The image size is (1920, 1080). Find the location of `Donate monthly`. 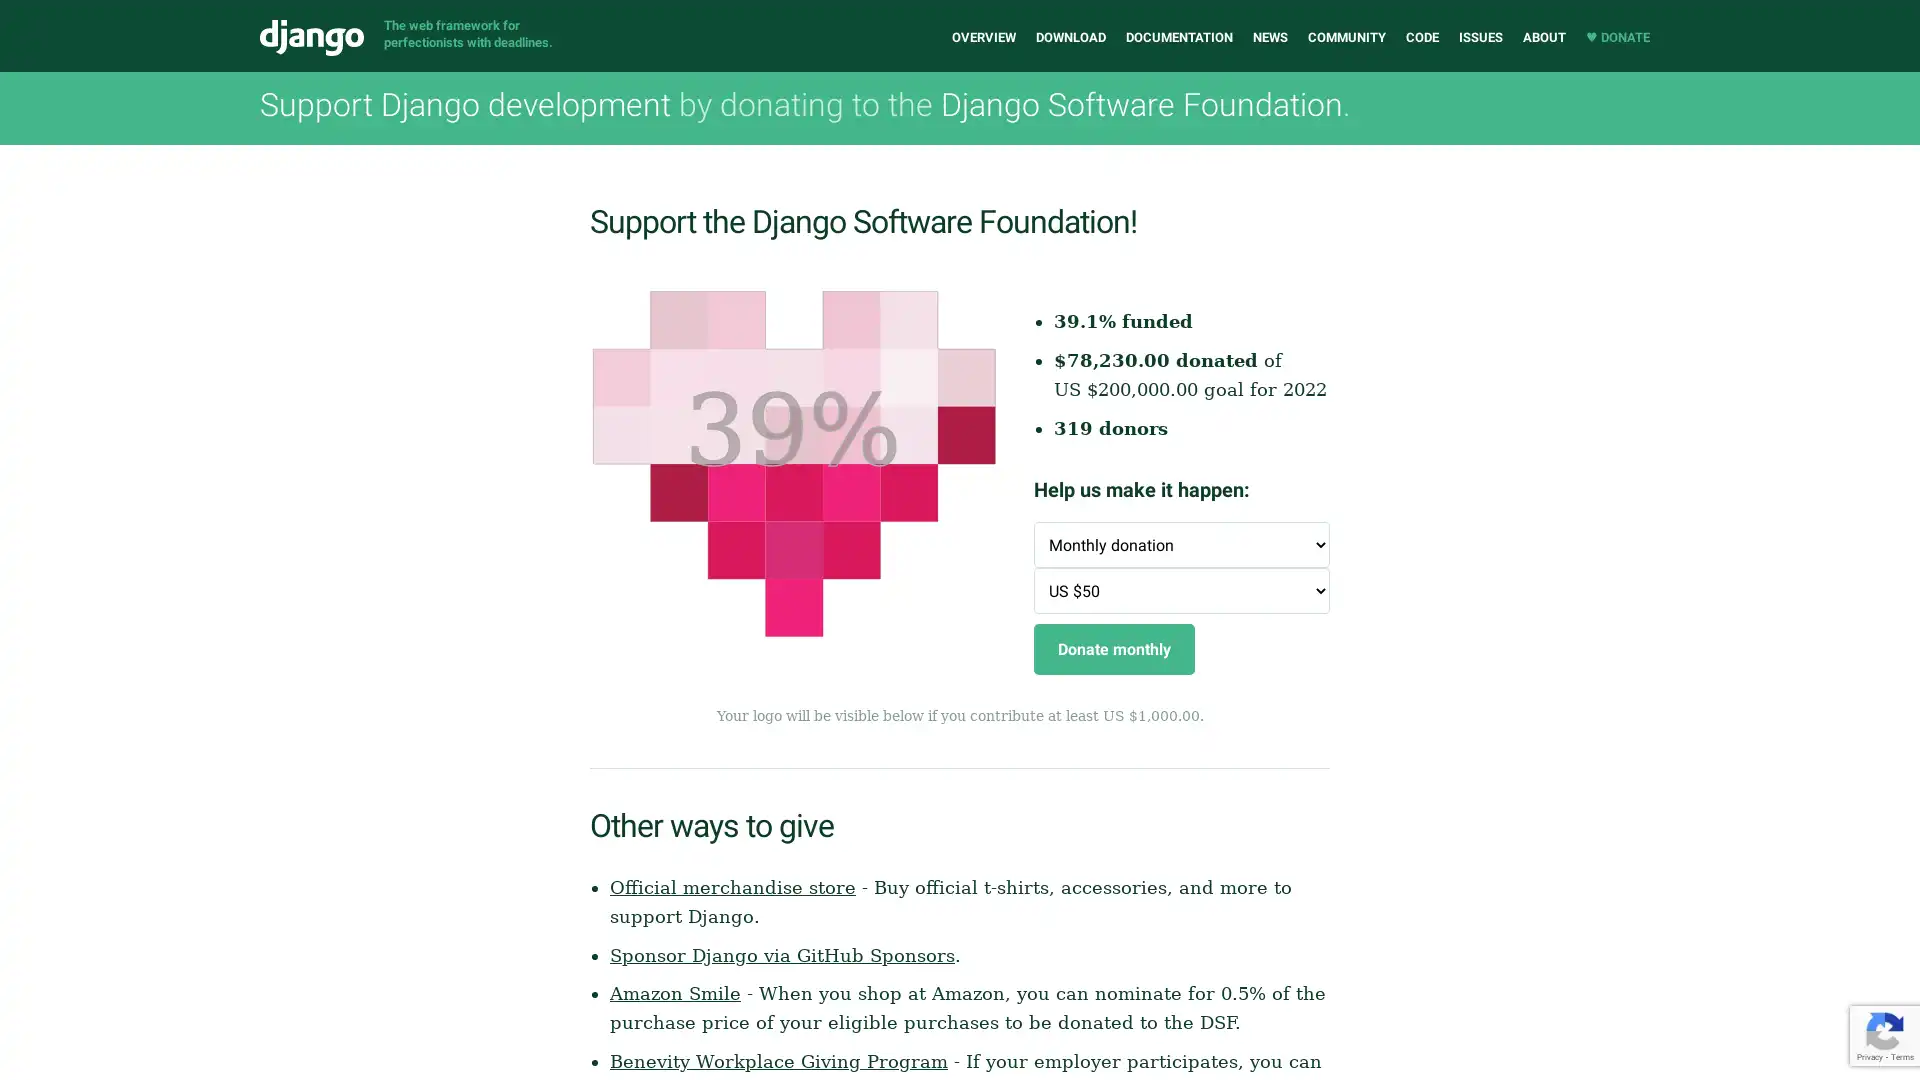

Donate monthly is located at coordinates (1113, 649).